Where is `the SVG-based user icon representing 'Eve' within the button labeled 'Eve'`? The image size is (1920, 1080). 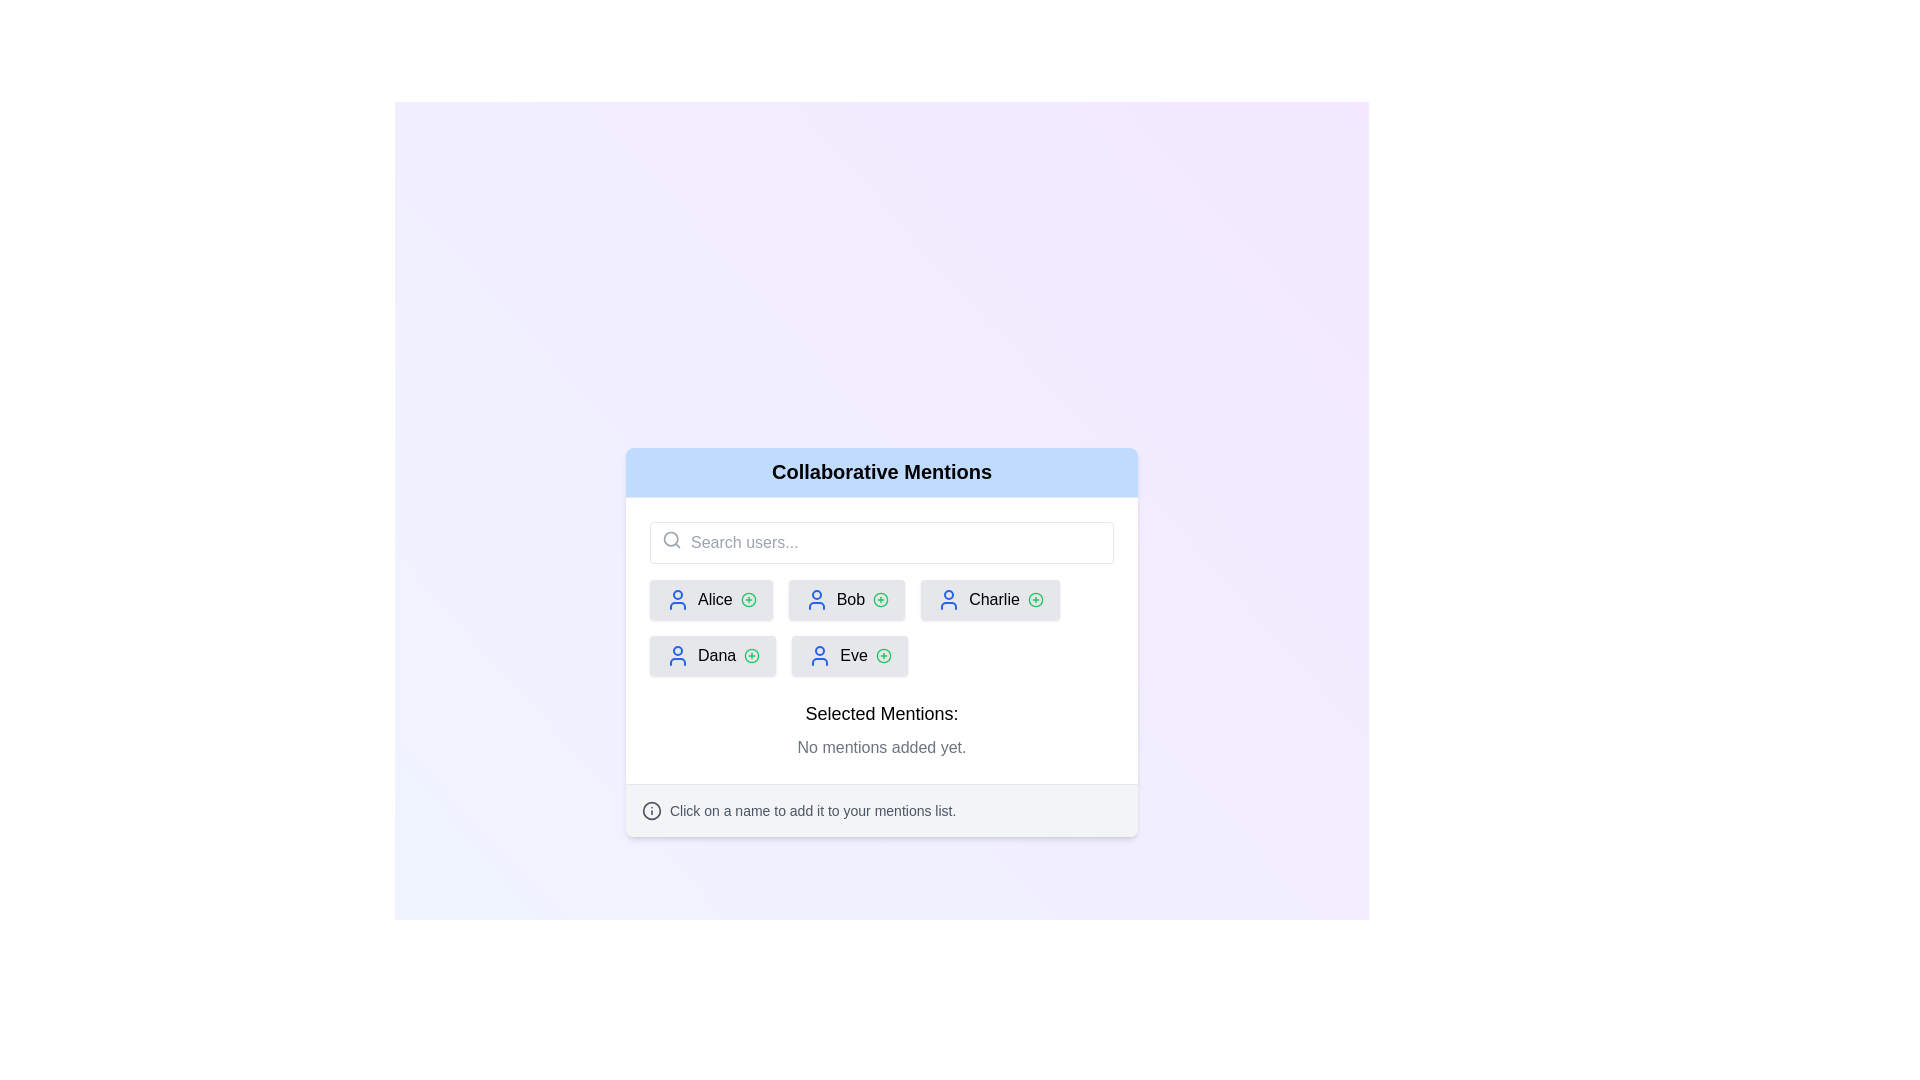 the SVG-based user icon representing 'Eve' within the button labeled 'Eve' is located at coordinates (820, 655).